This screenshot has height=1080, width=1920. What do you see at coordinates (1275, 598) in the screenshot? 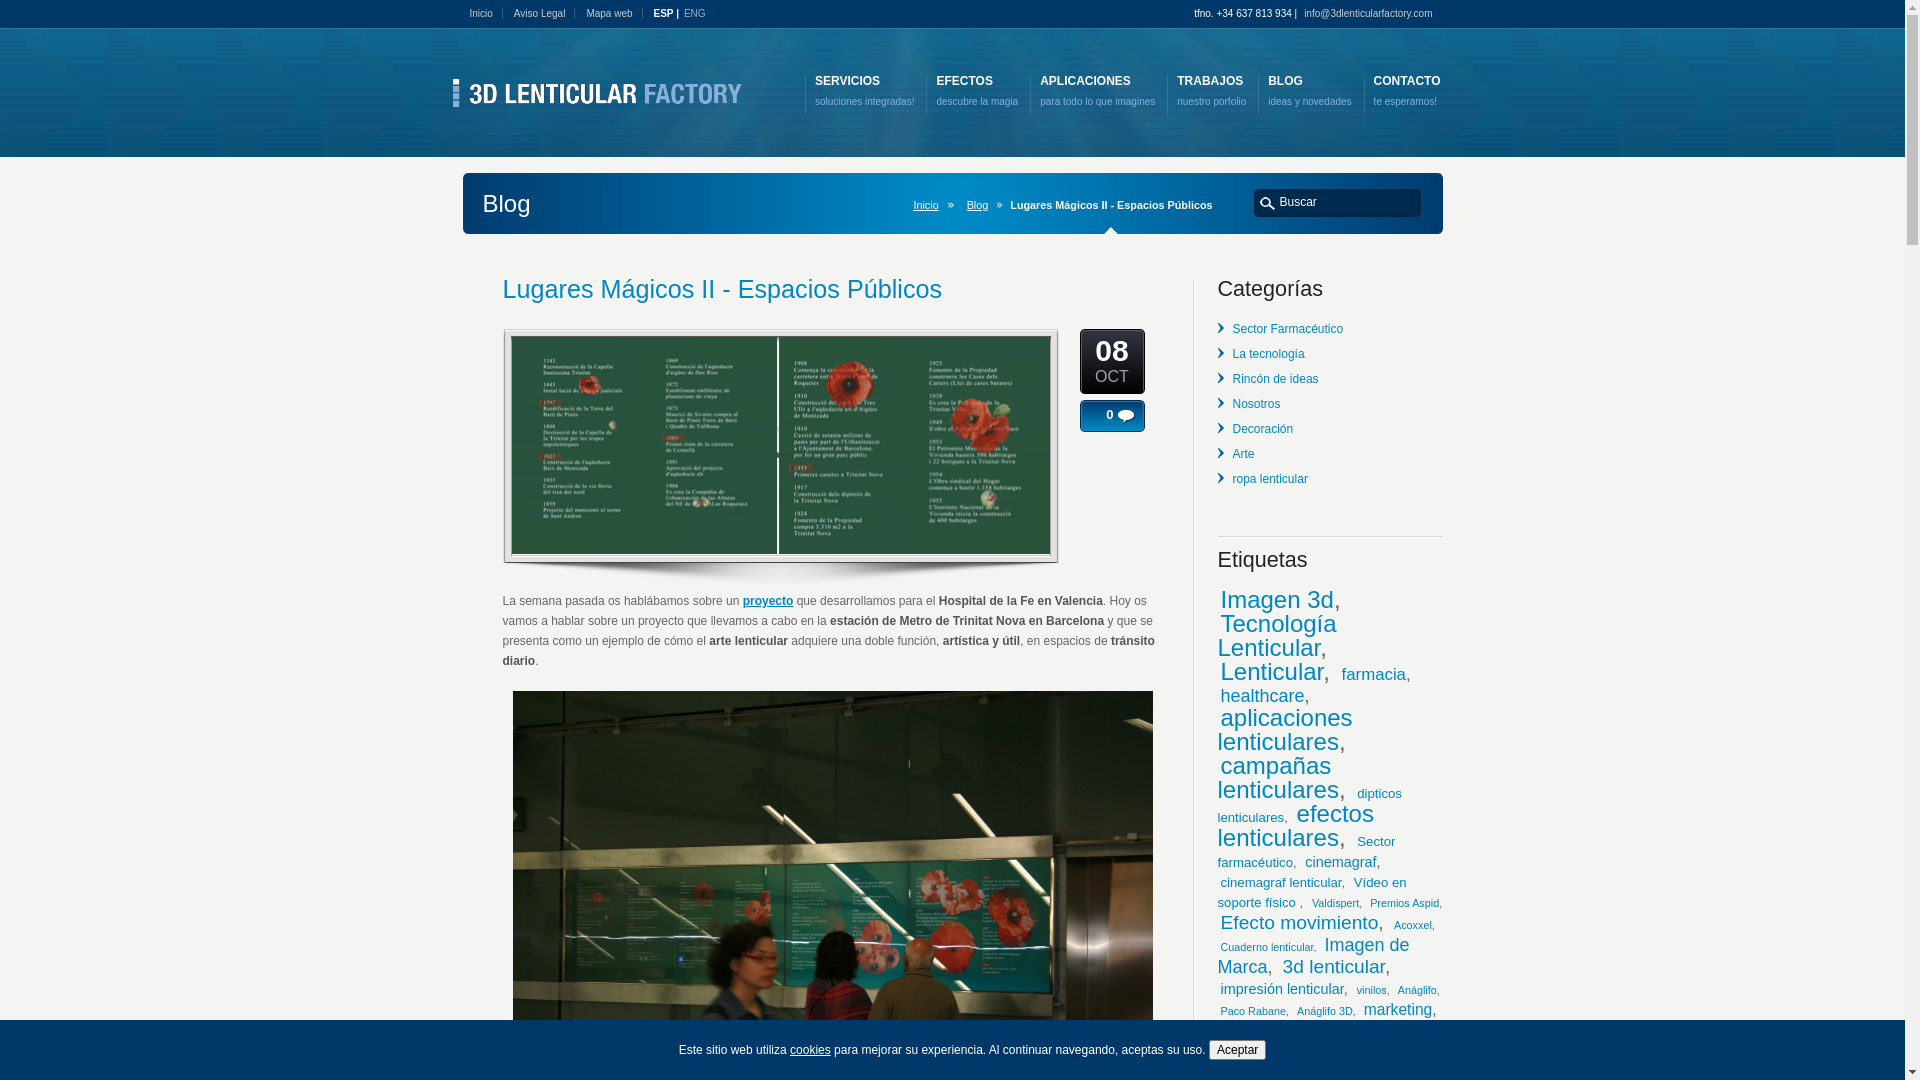
I see `'Imagen 3d'` at bounding box center [1275, 598].